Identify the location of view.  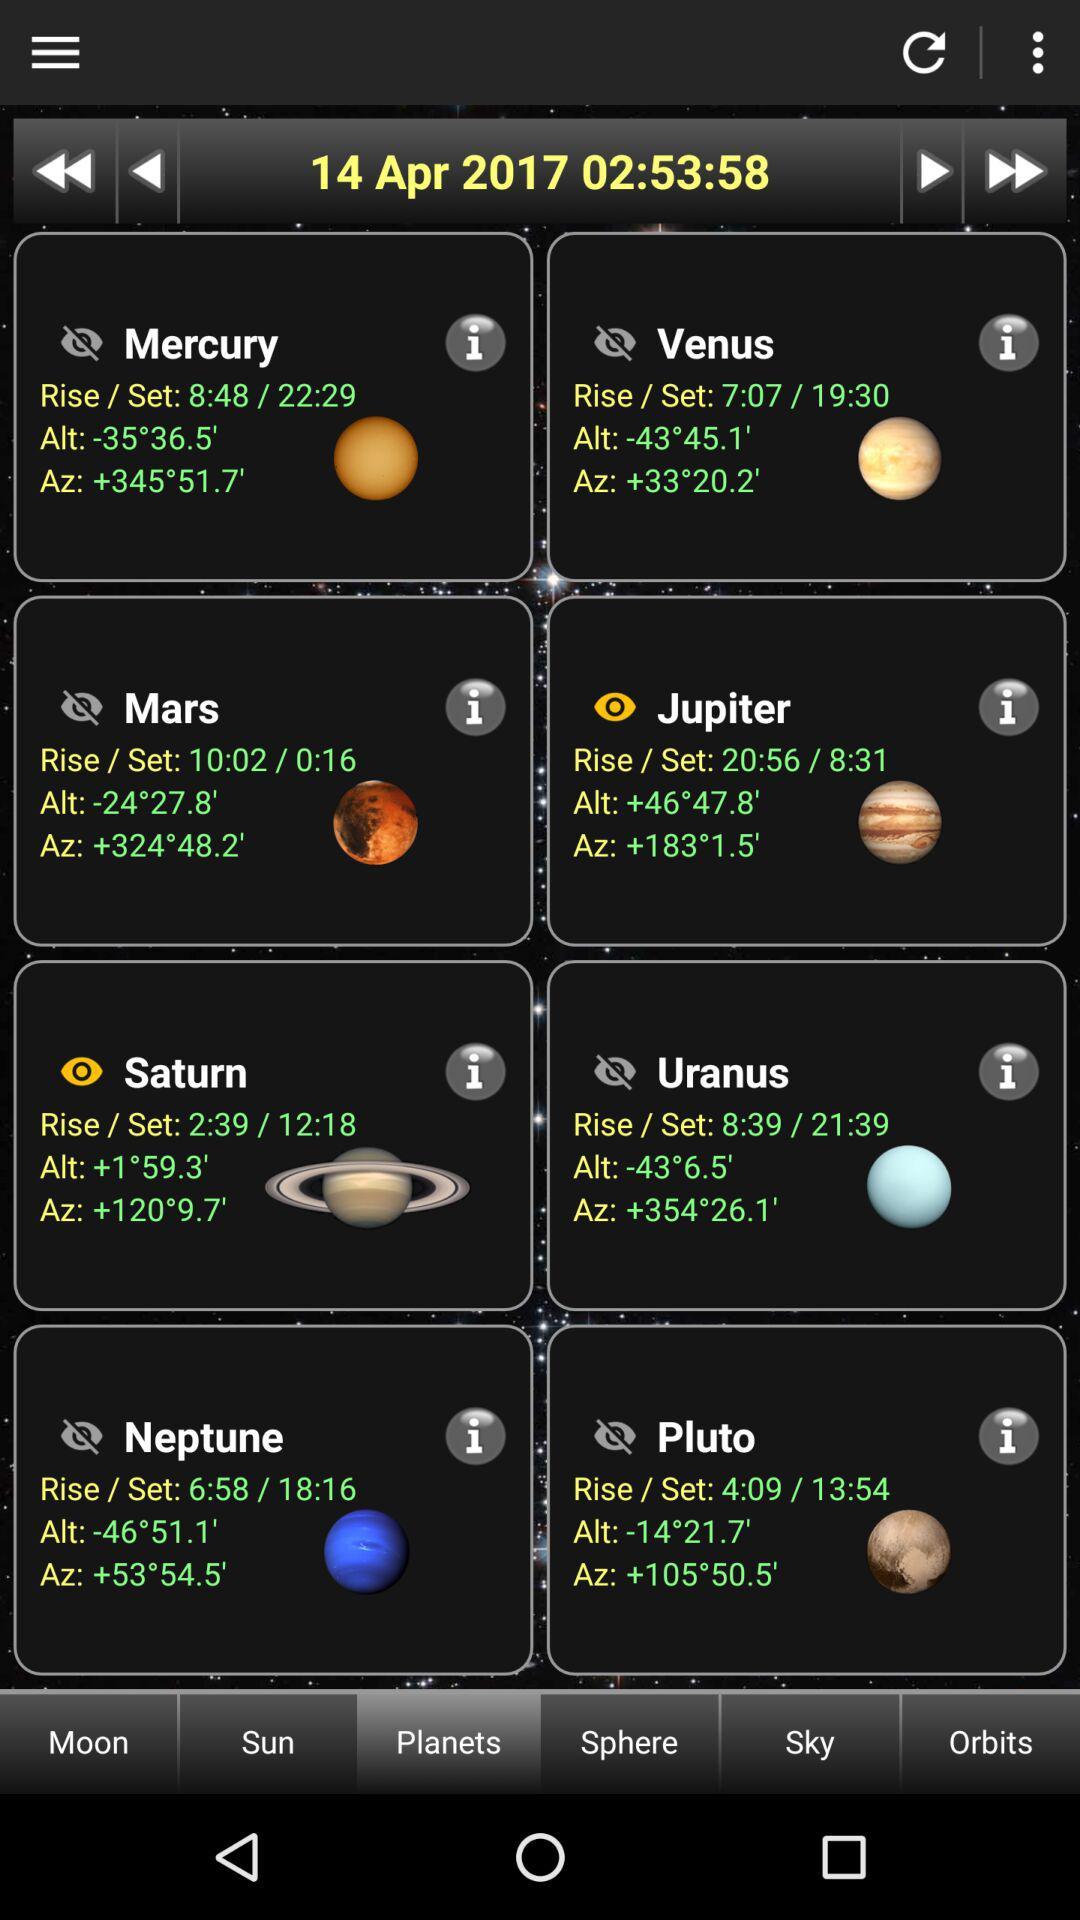
(613, 1434).